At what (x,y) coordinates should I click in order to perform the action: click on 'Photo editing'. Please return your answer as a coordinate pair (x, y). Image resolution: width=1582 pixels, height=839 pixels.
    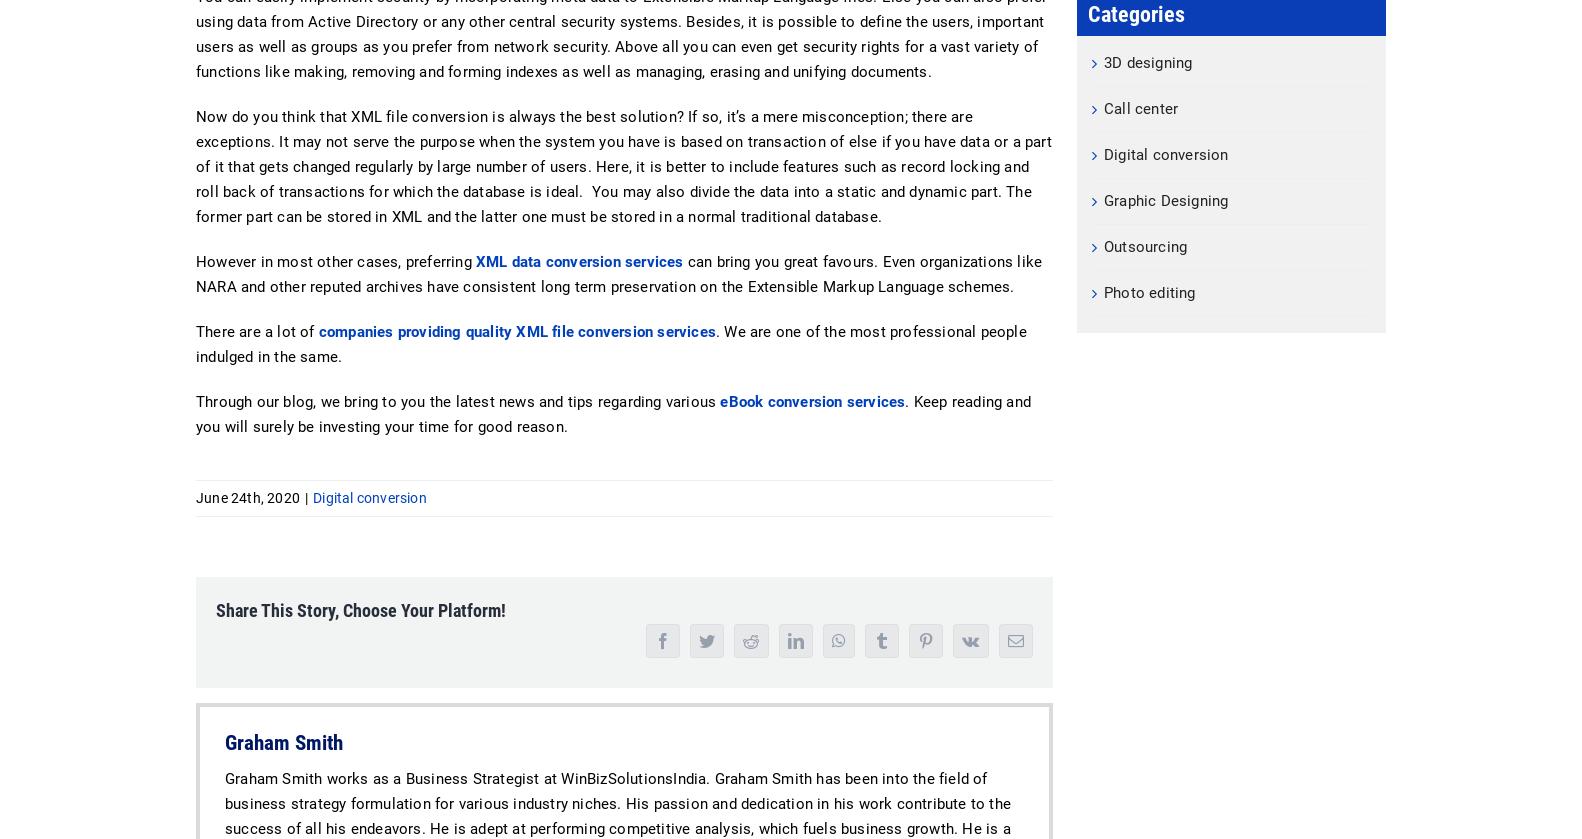
    Looking at the image, I should click on (1104, 292).